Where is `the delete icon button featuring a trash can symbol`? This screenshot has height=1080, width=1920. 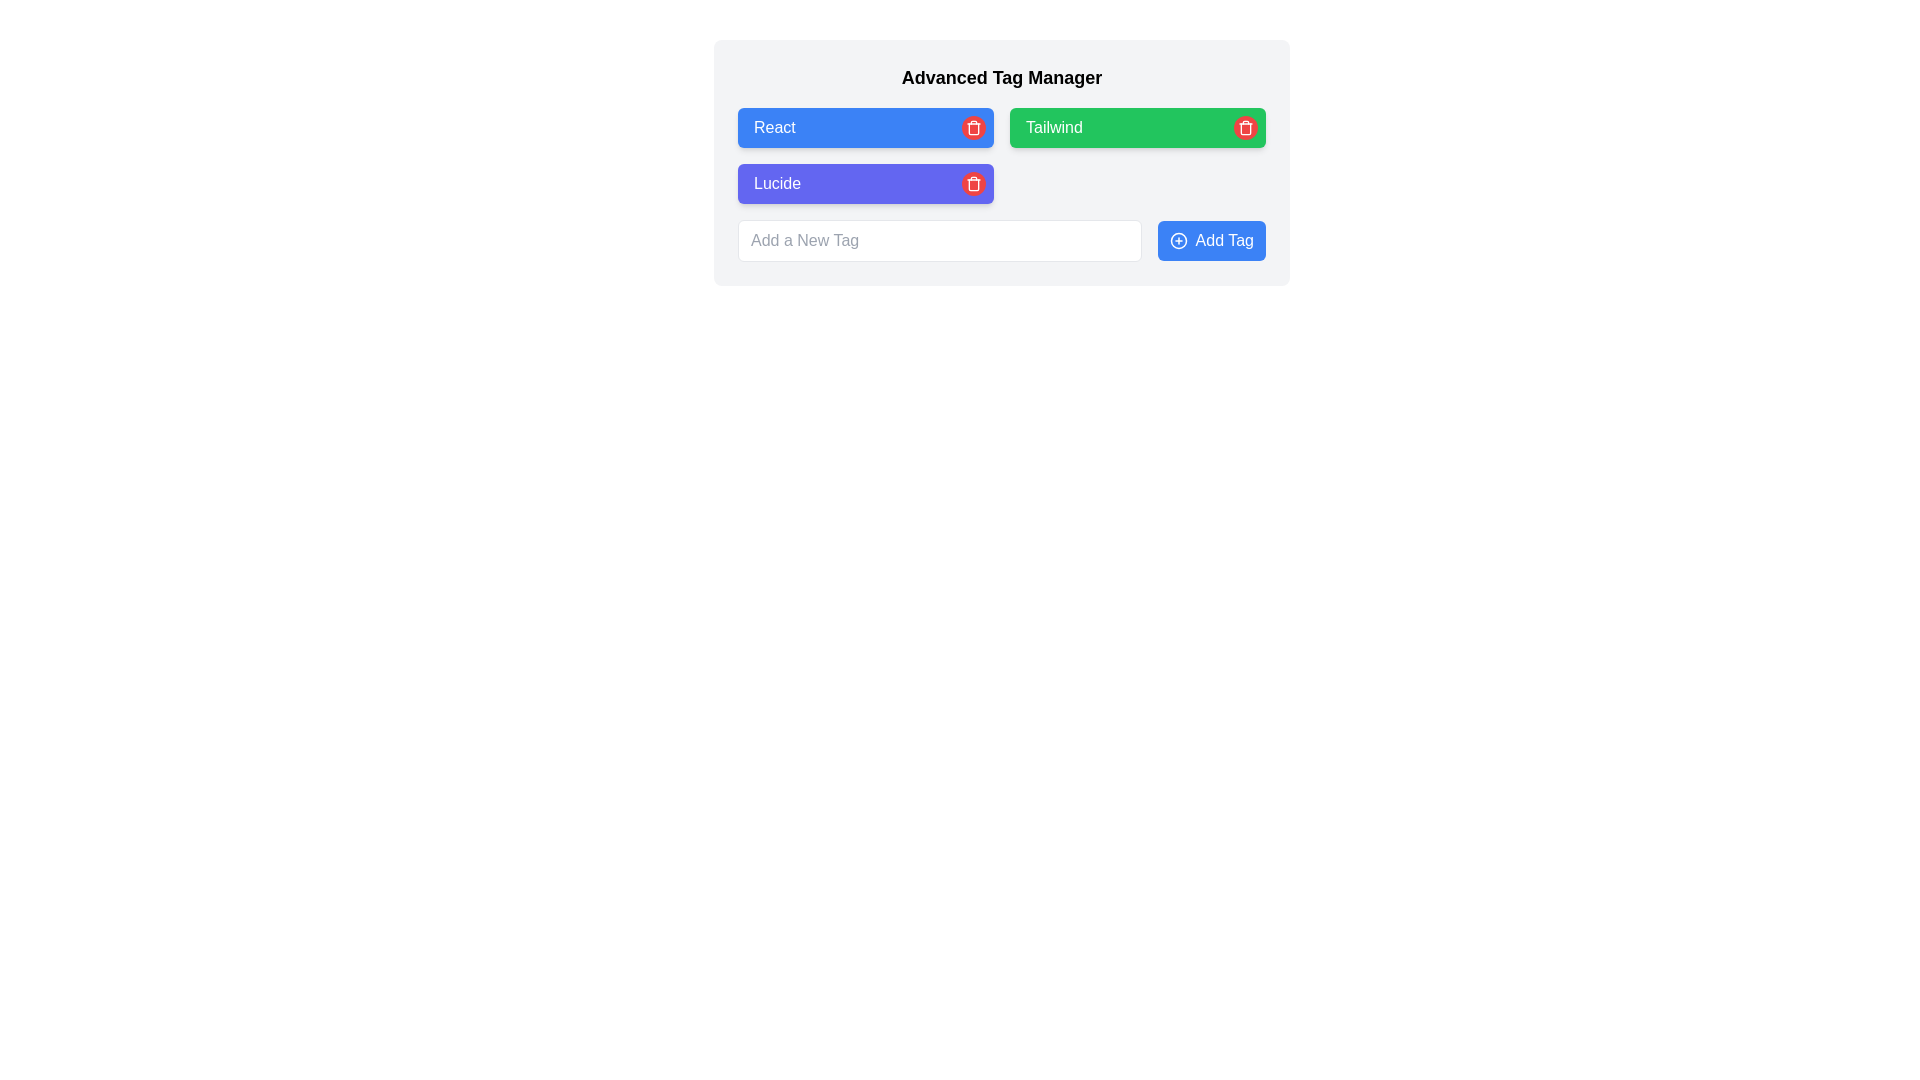
the delete icon button featuring a trash can symbol is located at coordinates (1245, 127).